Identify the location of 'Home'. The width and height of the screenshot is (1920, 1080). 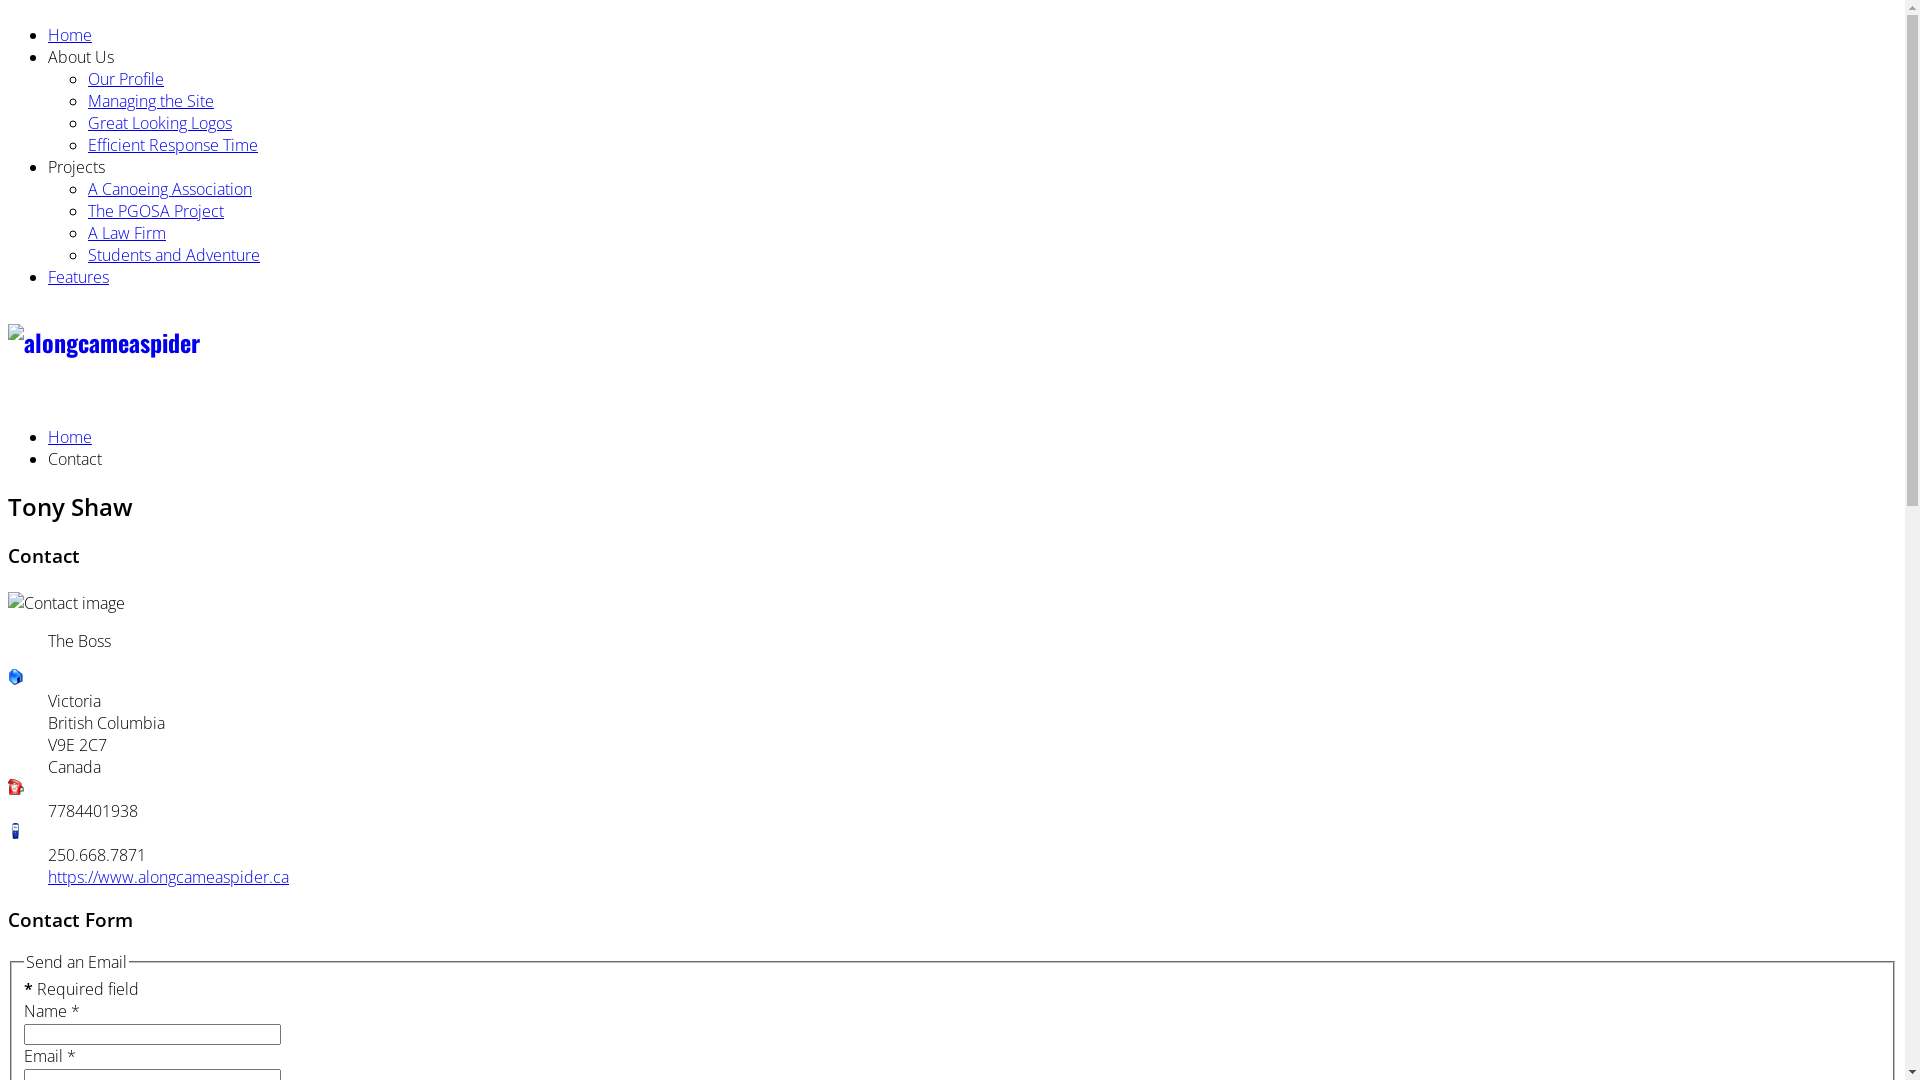
(70, 435).